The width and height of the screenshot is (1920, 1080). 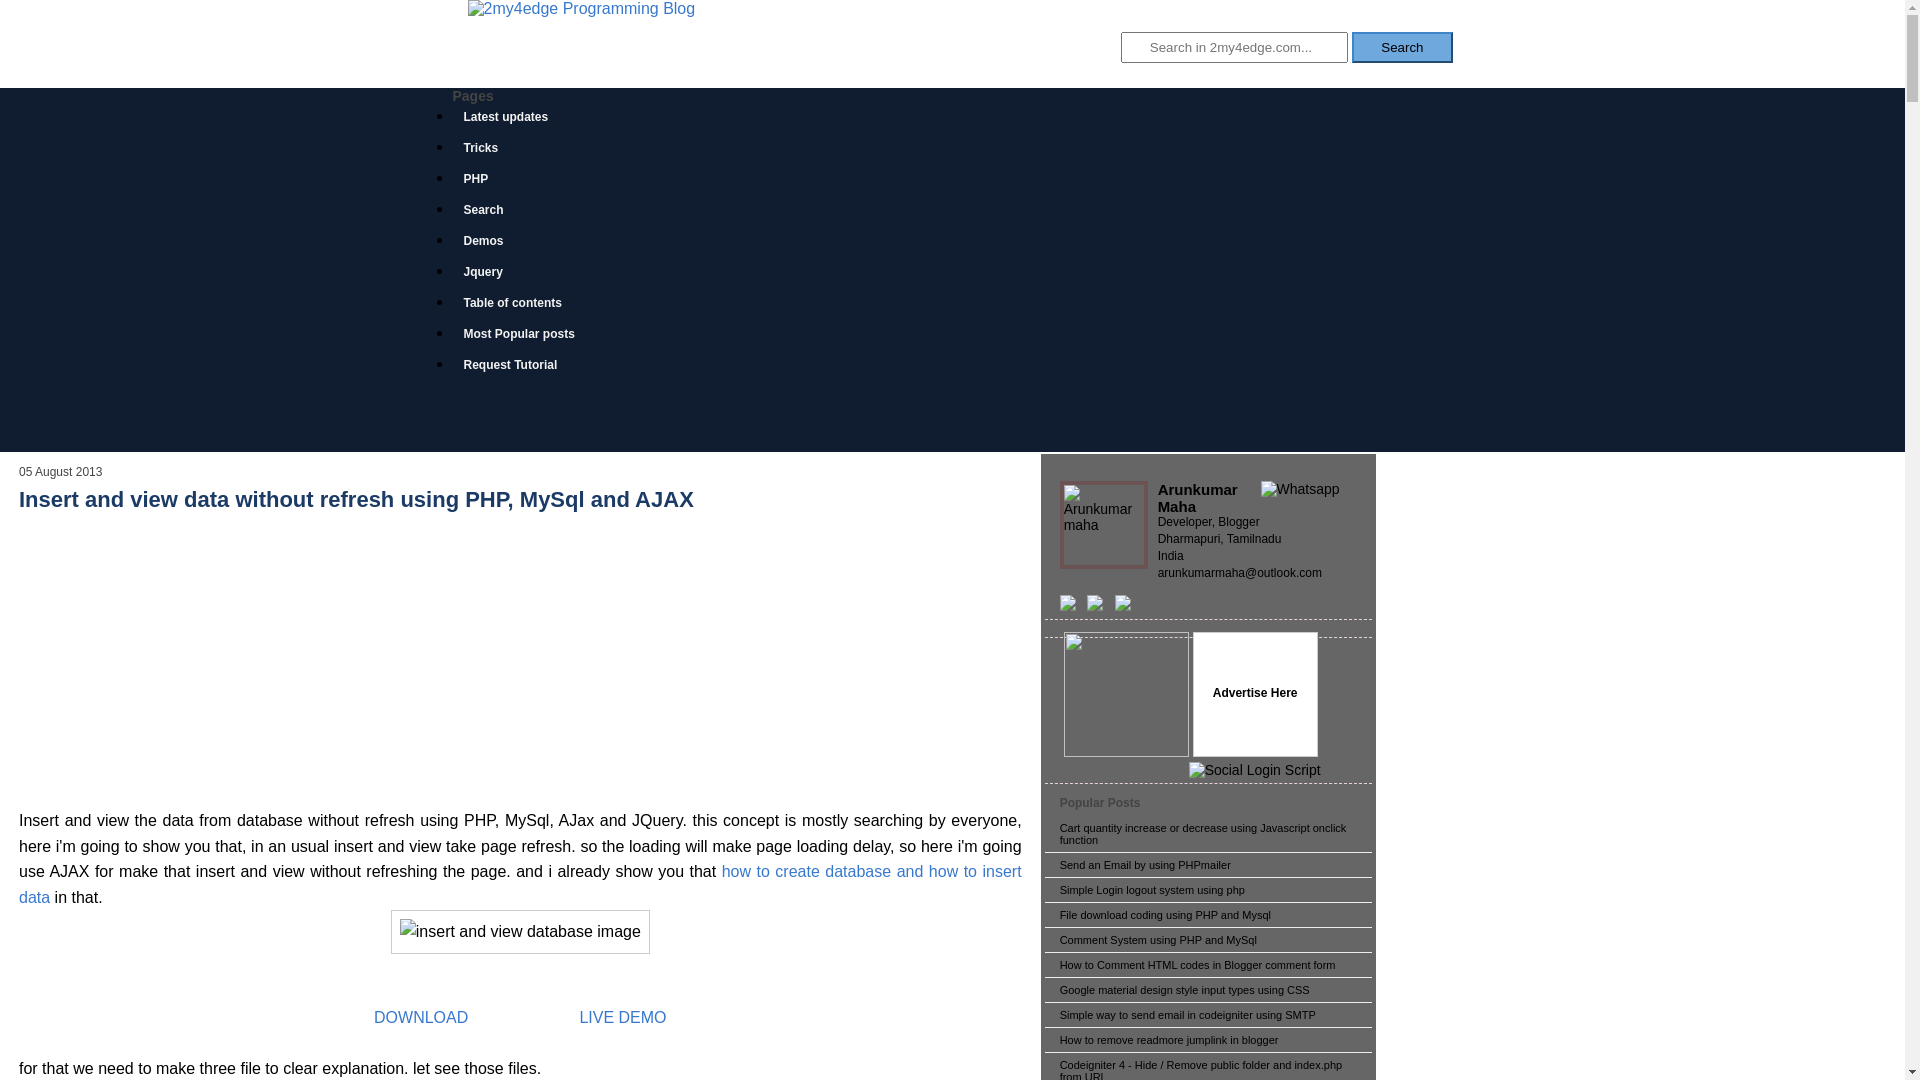 I want to click on 'Send an Email by using PHPmailer', so click(x=1145, y=863).